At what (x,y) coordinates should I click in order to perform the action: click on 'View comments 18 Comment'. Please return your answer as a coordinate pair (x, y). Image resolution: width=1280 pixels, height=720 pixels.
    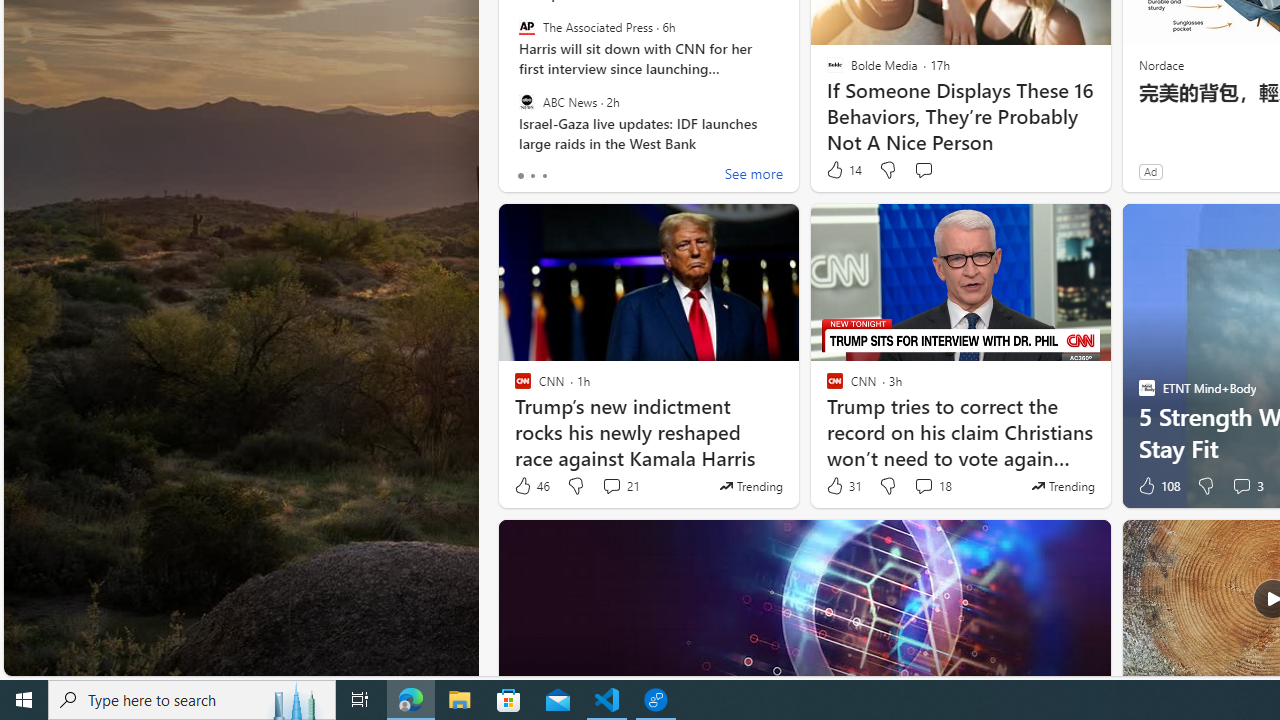
    Looking at the image, I should click on (922, 486).